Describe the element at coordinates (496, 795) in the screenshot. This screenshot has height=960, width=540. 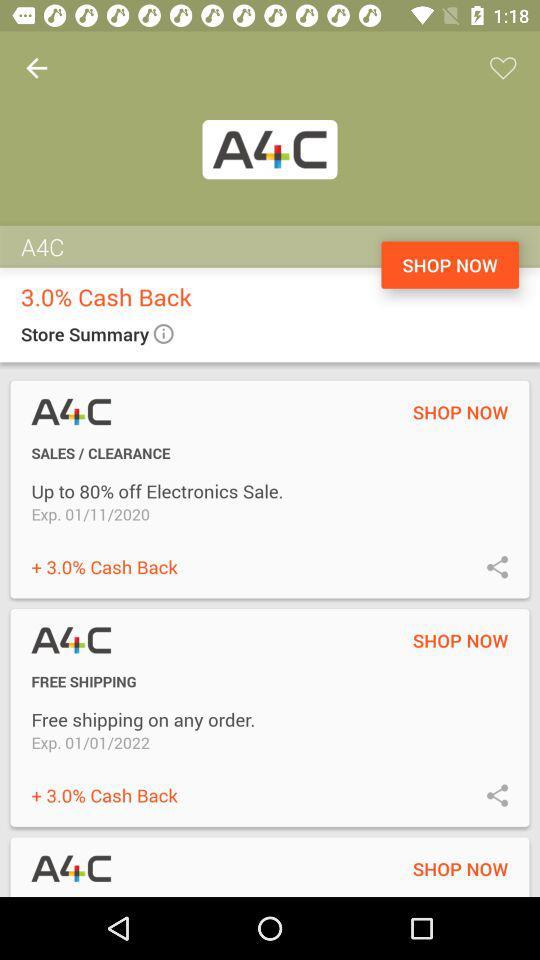
I see `share offer` at that location.